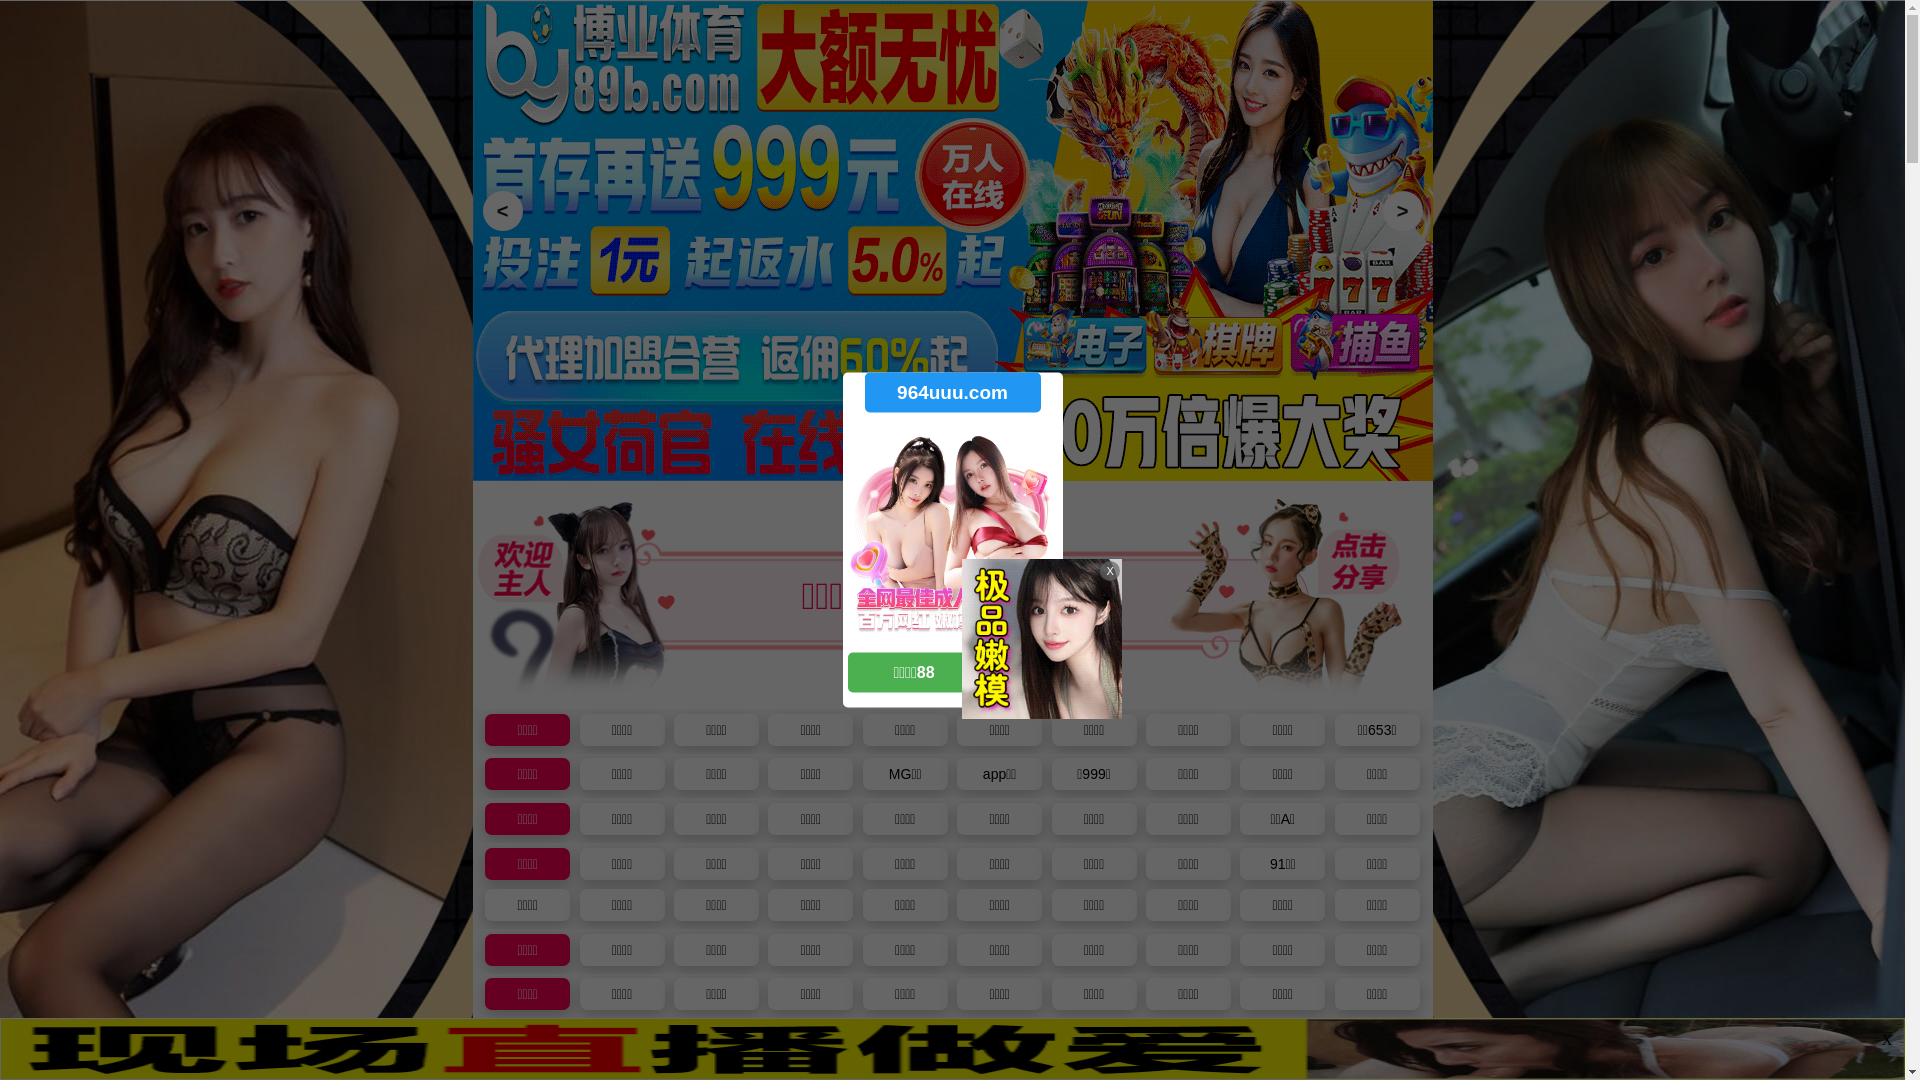  What do you see at coordinates (481, 211) in the screenshot?
I see `'<'` at bounding box center [481, 211].